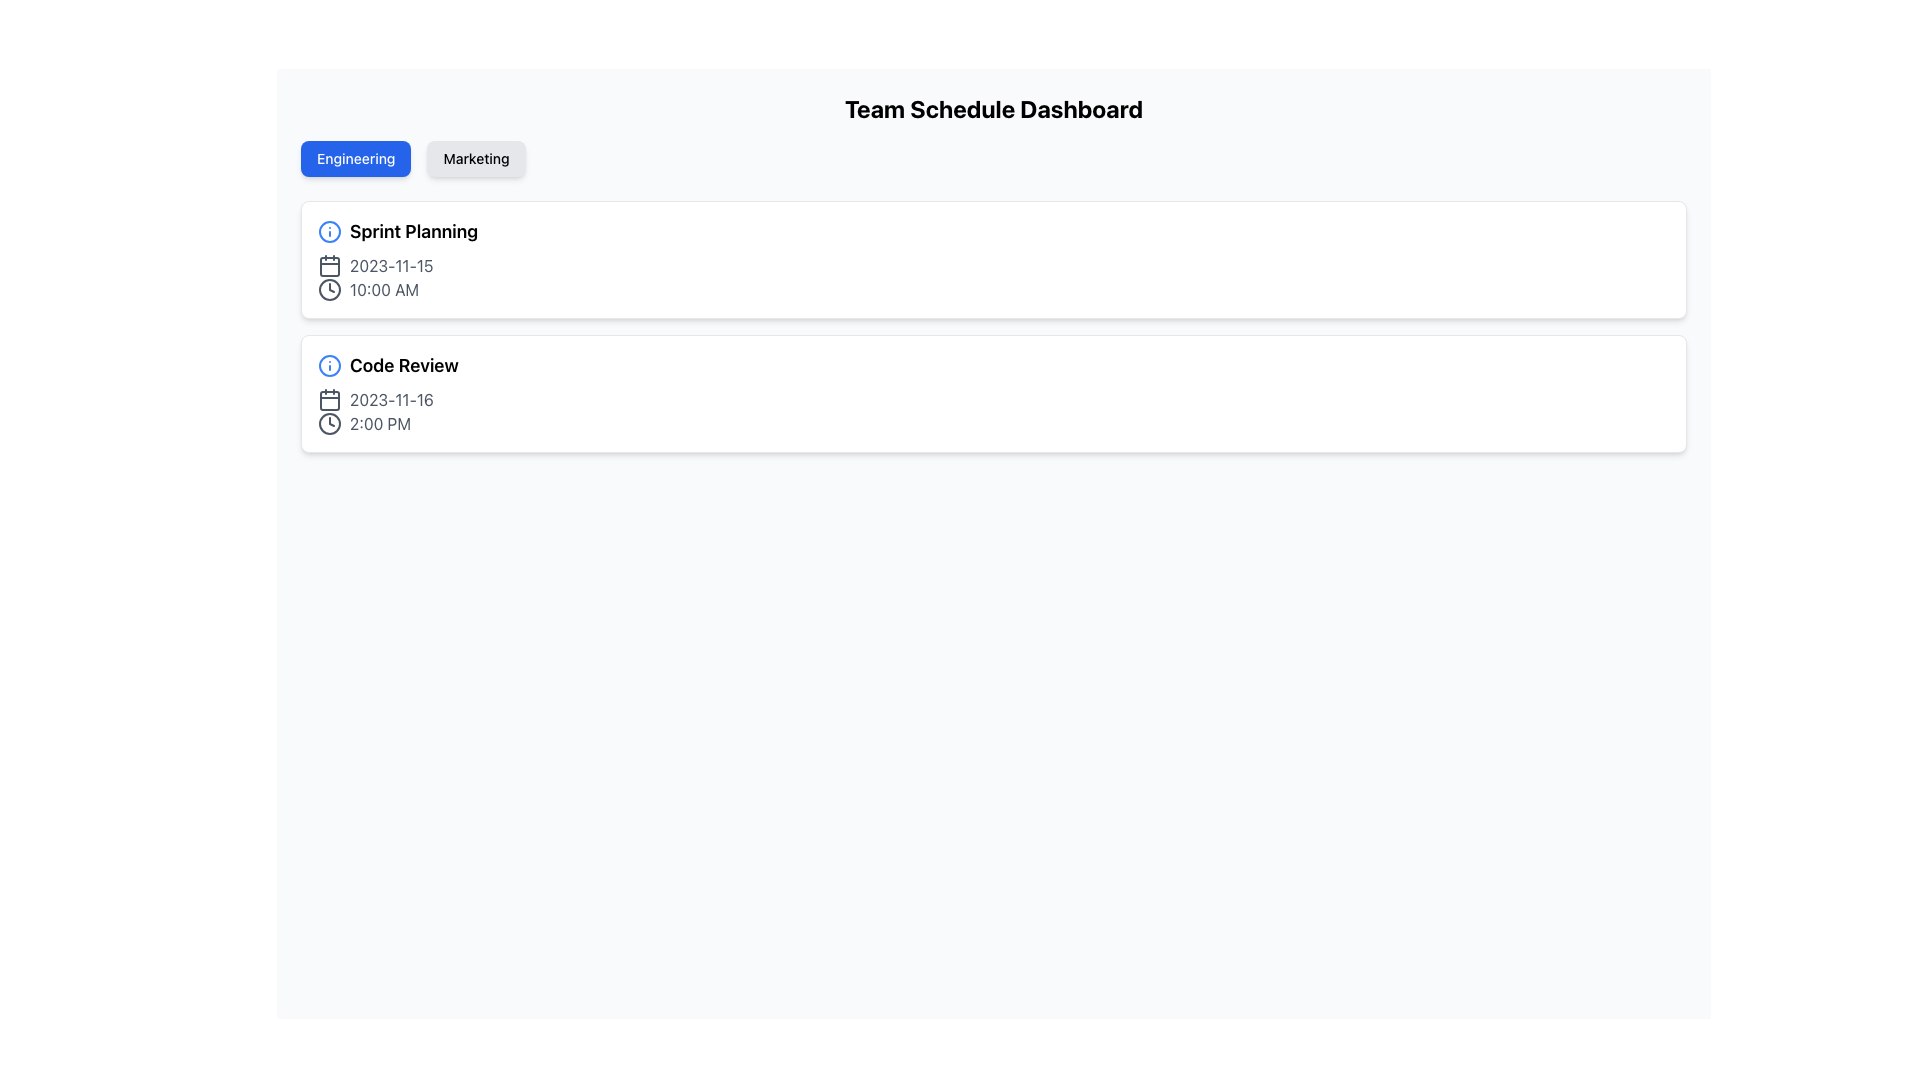  What do you see at coordinates (330, 423) in the screenshot?
I see `the clock icon next to the '2:00 PM' time in the second event item ('Code Review') on the dashboard interface` at bounding box center [330, 423].